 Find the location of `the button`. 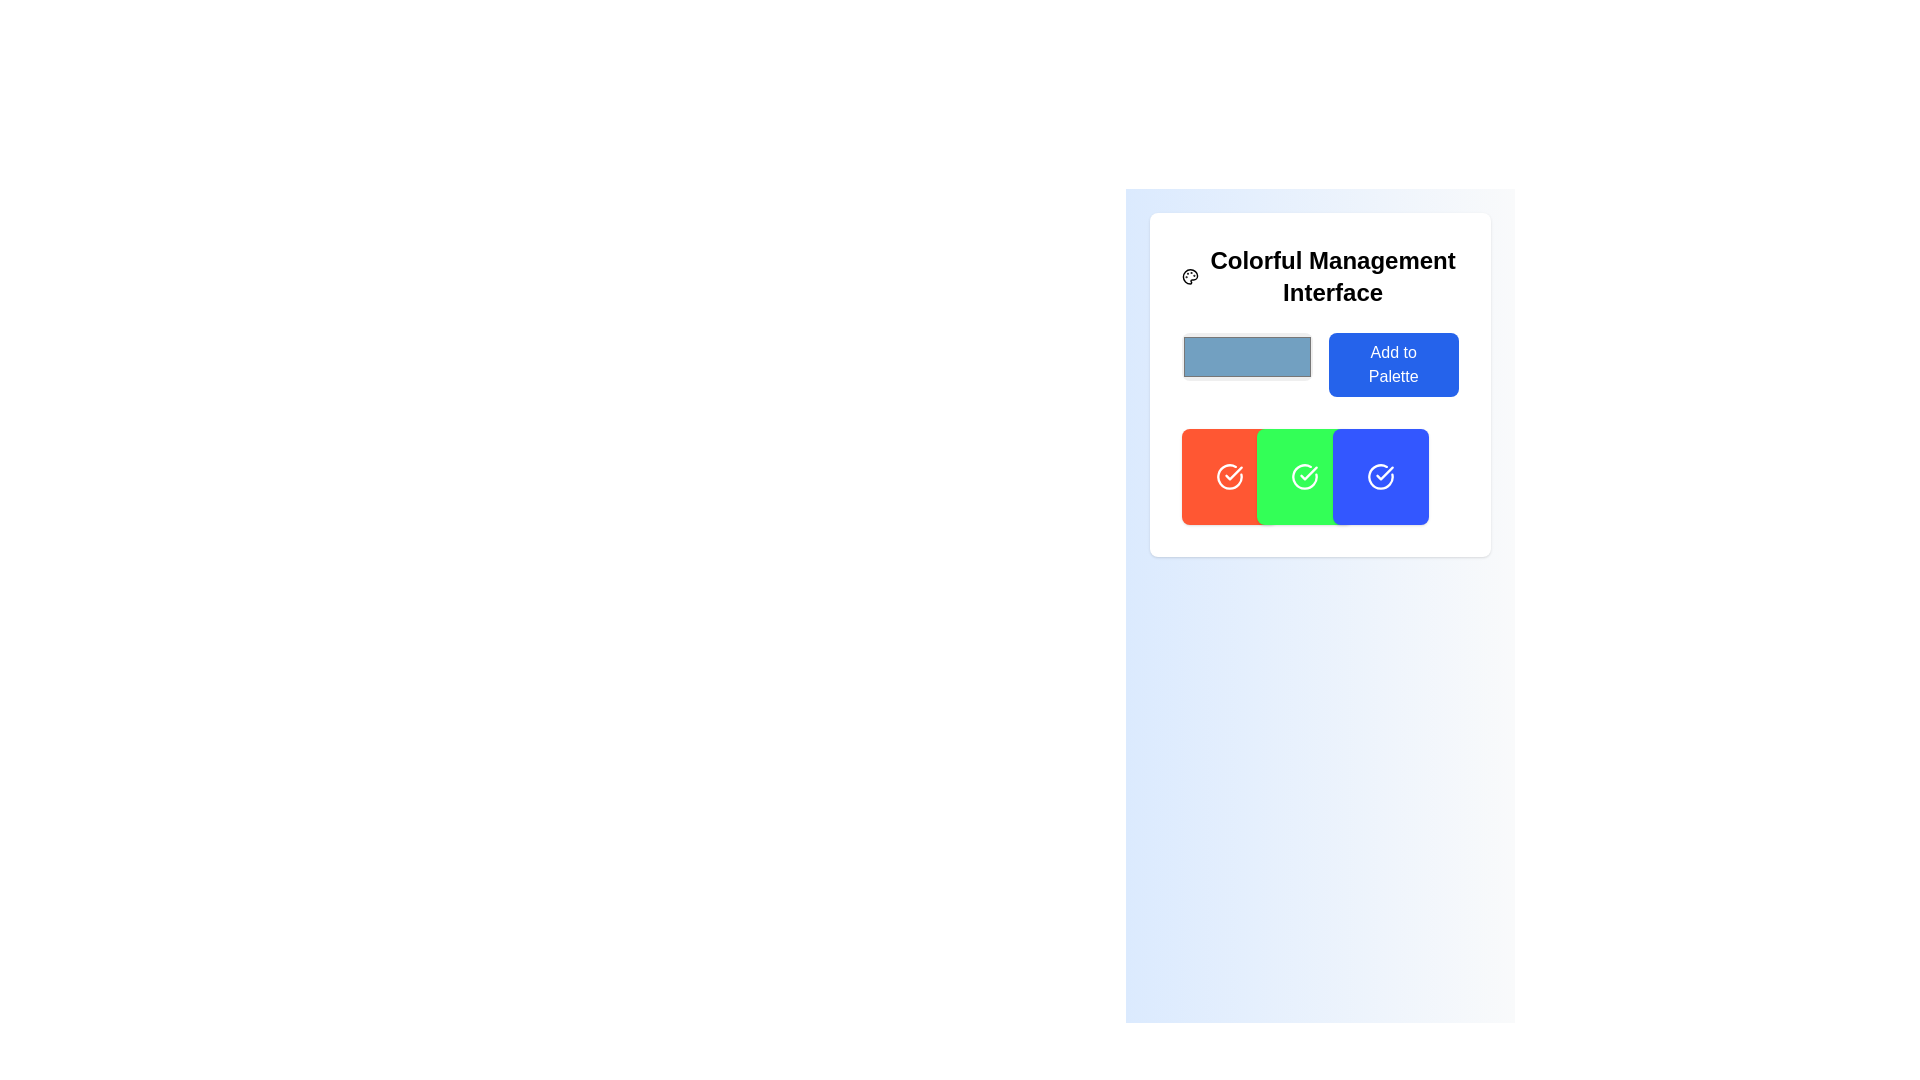

the button is located at coordinates (1392, 365).